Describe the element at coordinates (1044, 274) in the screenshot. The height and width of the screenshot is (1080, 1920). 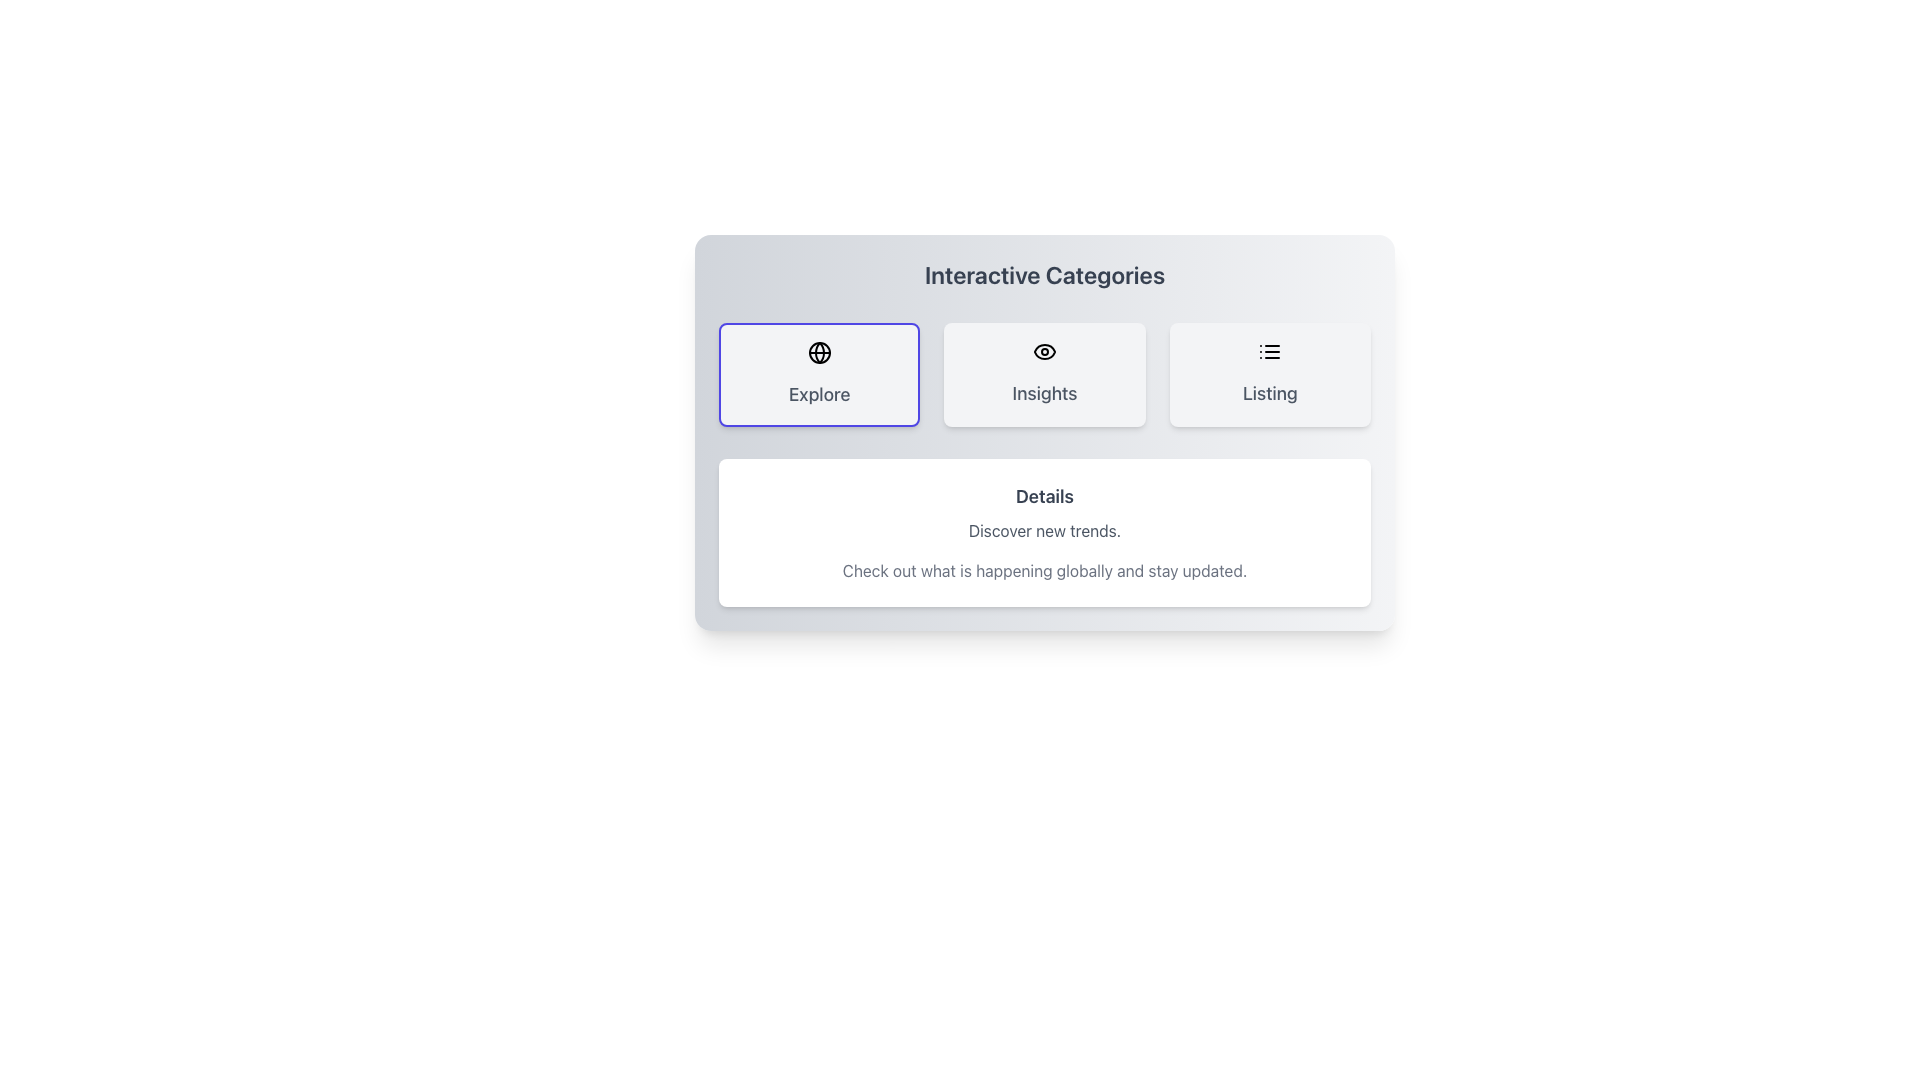
I see `the text label that serves as a section title, indicating the topic or category of the content below it, positioned at the top of the content card layout` at that location.